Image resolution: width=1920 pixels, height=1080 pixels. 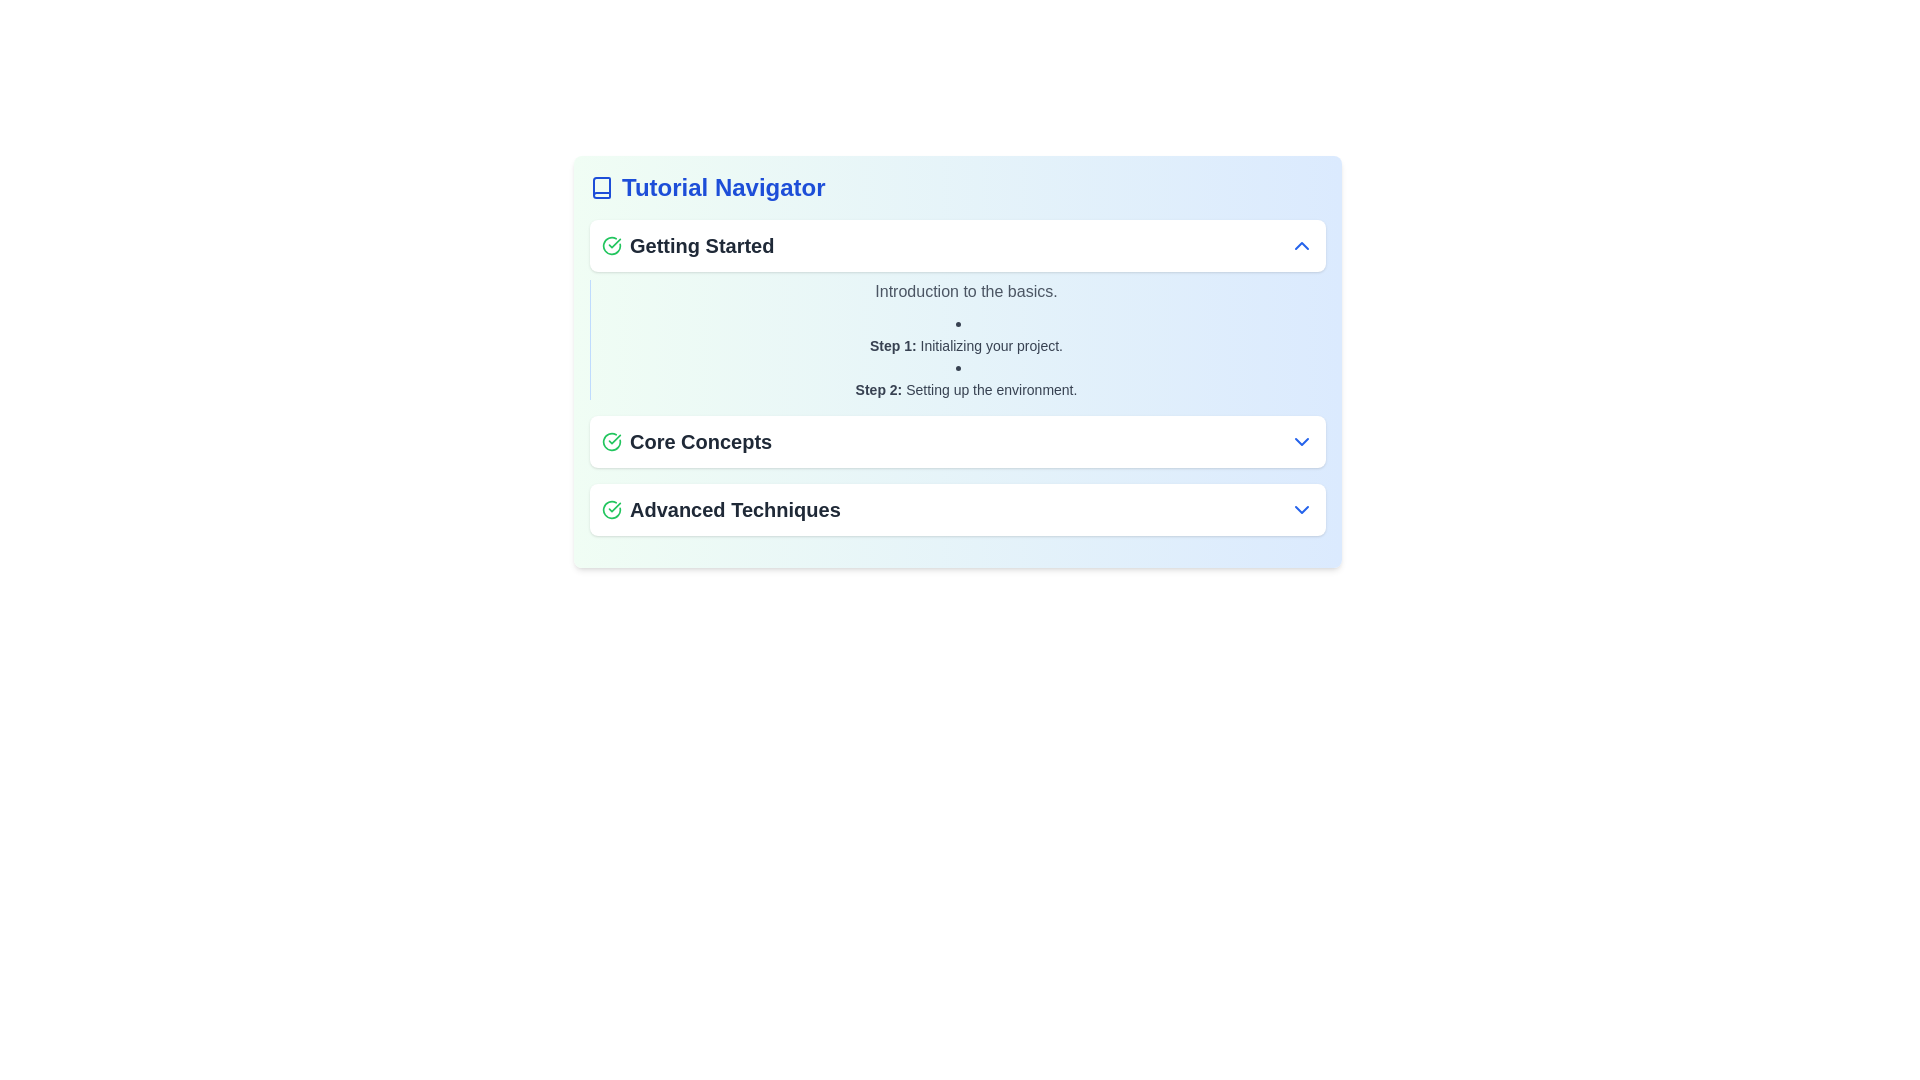 What do you see at coordinates (688, 245) in the screenshot?
I see `the 'Getting Started' text element with a green checkmark icon, which serves as a header in the 'Tutorial Navigator' component` at bounding box center [688, 245].